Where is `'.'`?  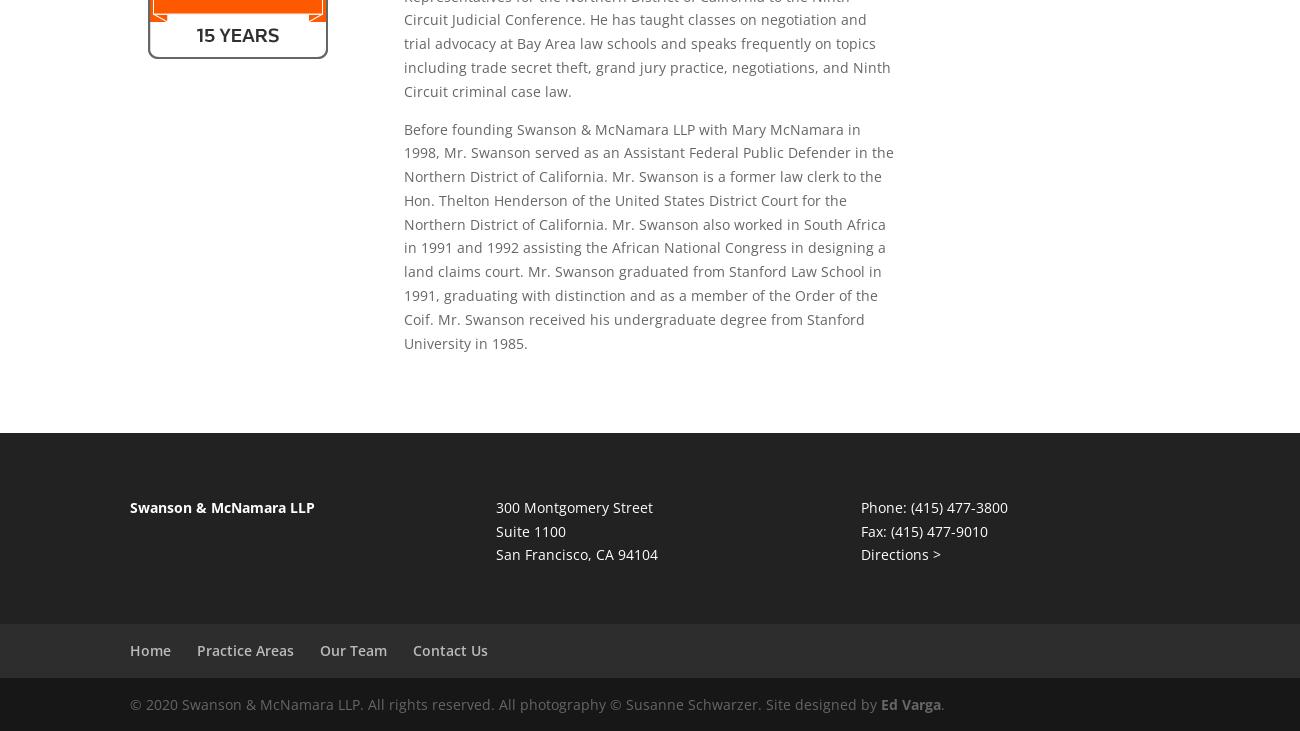
'.' is located at coordinates (940, 704).